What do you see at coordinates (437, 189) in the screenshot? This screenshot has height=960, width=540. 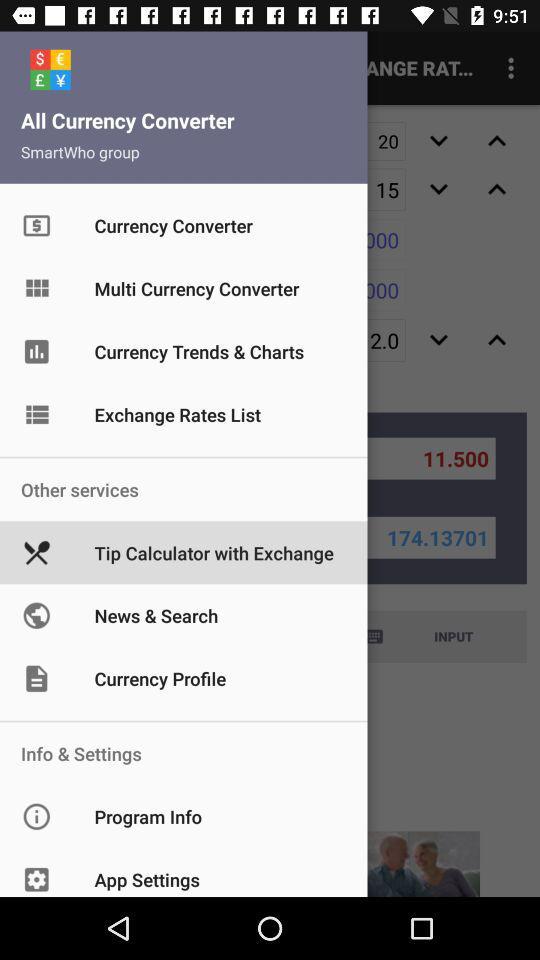 I see `the expand_more icon` at bounding box center [437, 189].